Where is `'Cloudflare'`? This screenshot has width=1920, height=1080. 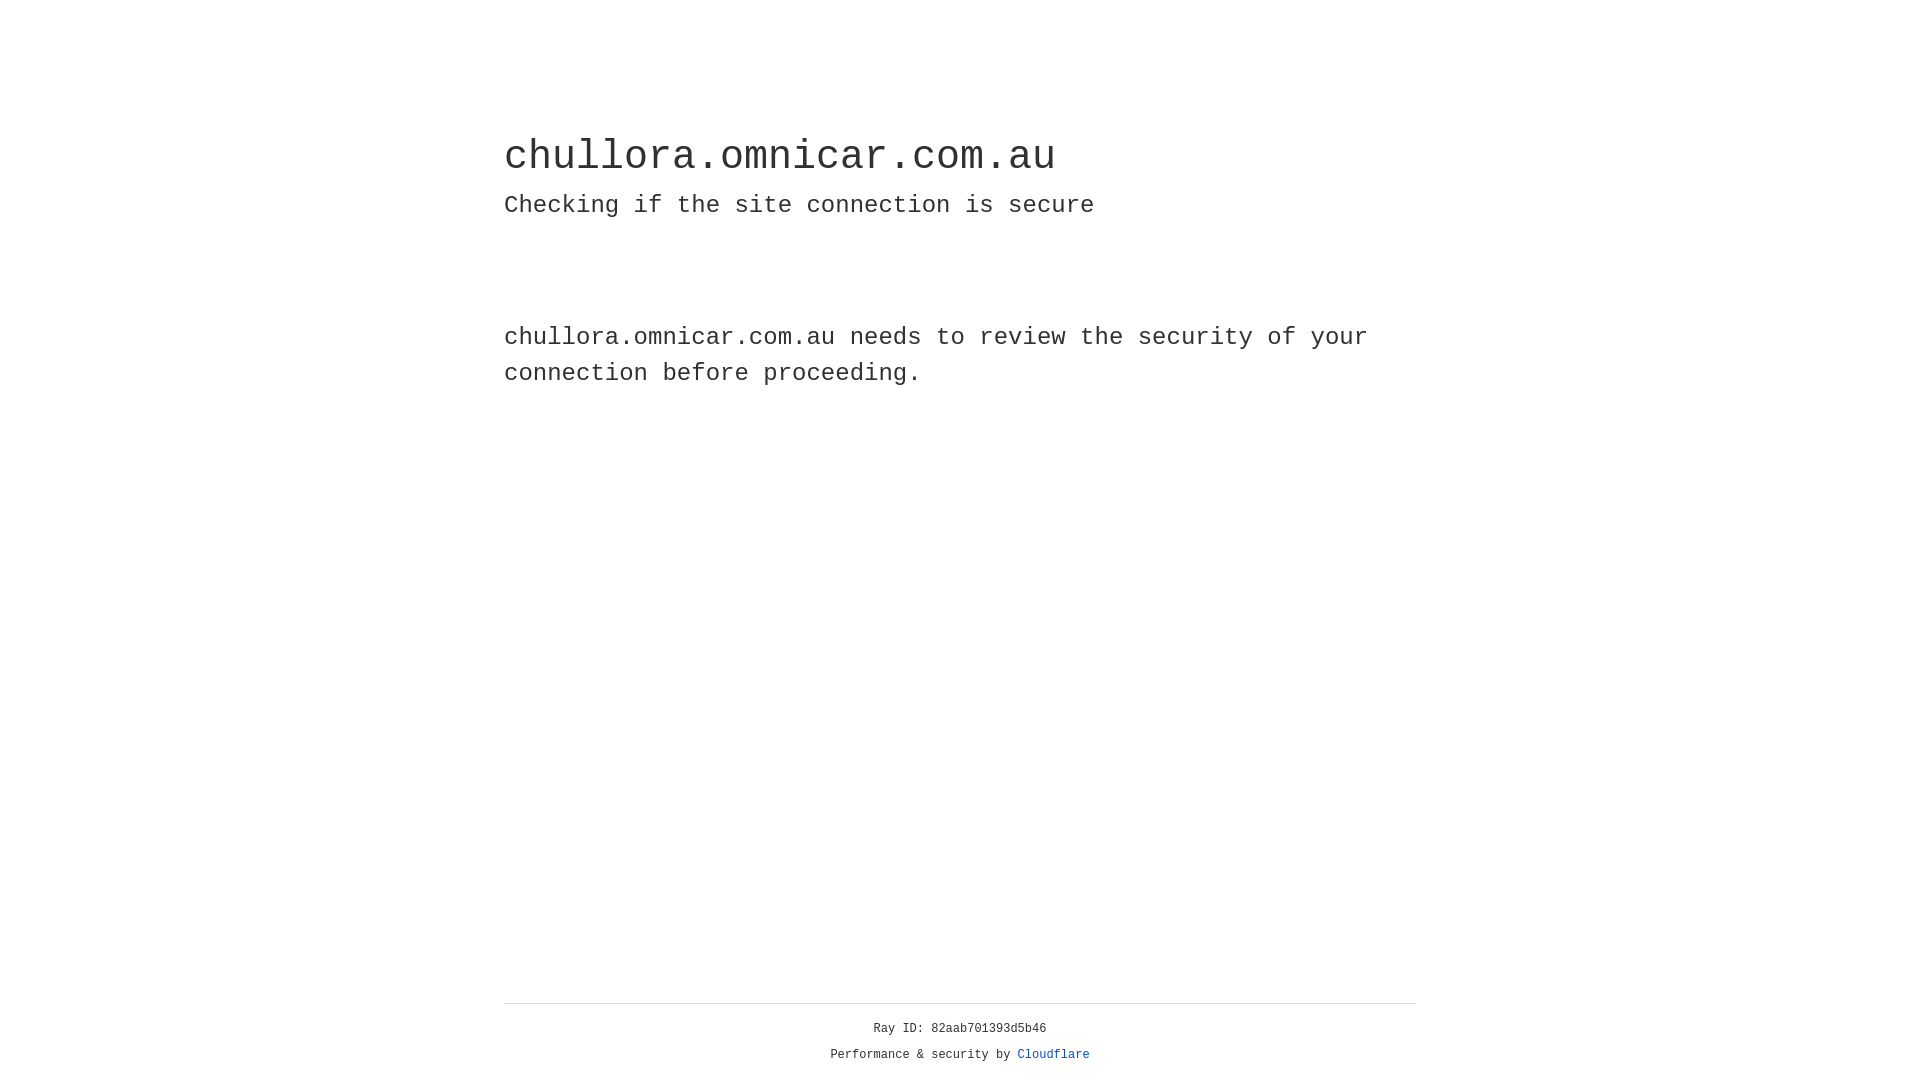
'Cloudflare' is located at coordinates (1053, 1054).